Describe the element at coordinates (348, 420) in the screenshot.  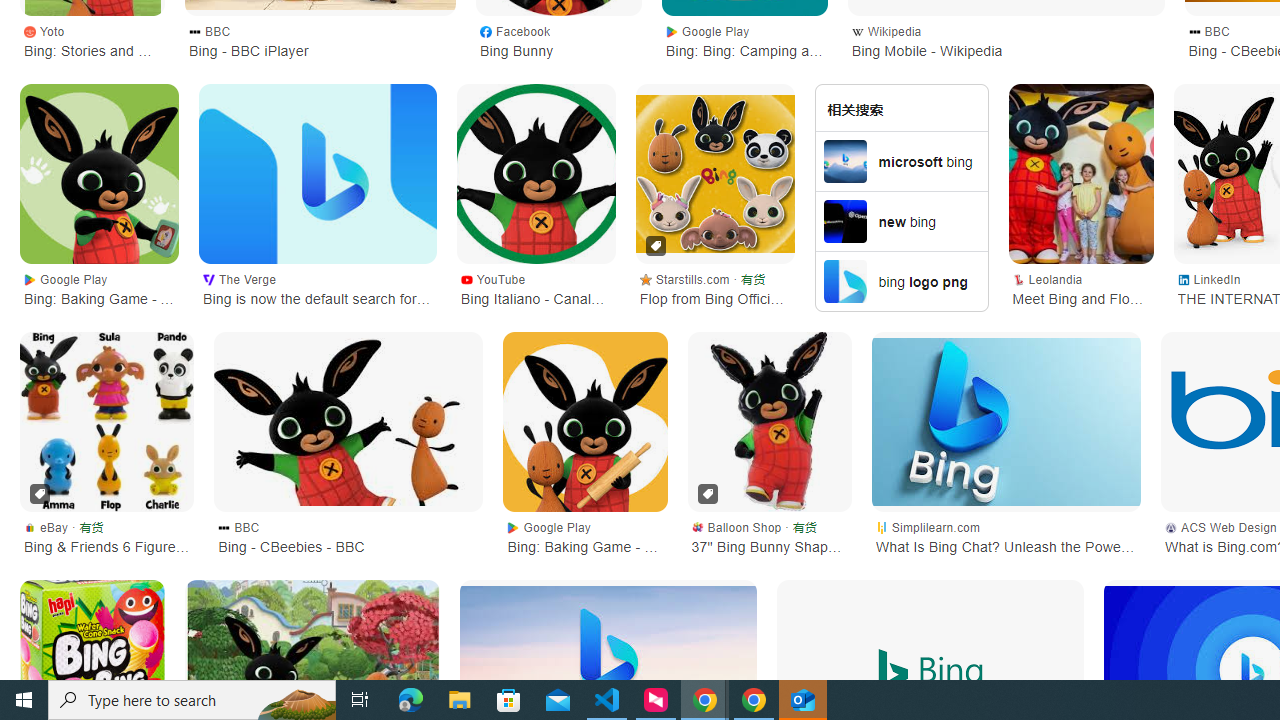
I see `'Bing - CBeebies - BBC'` at that location.